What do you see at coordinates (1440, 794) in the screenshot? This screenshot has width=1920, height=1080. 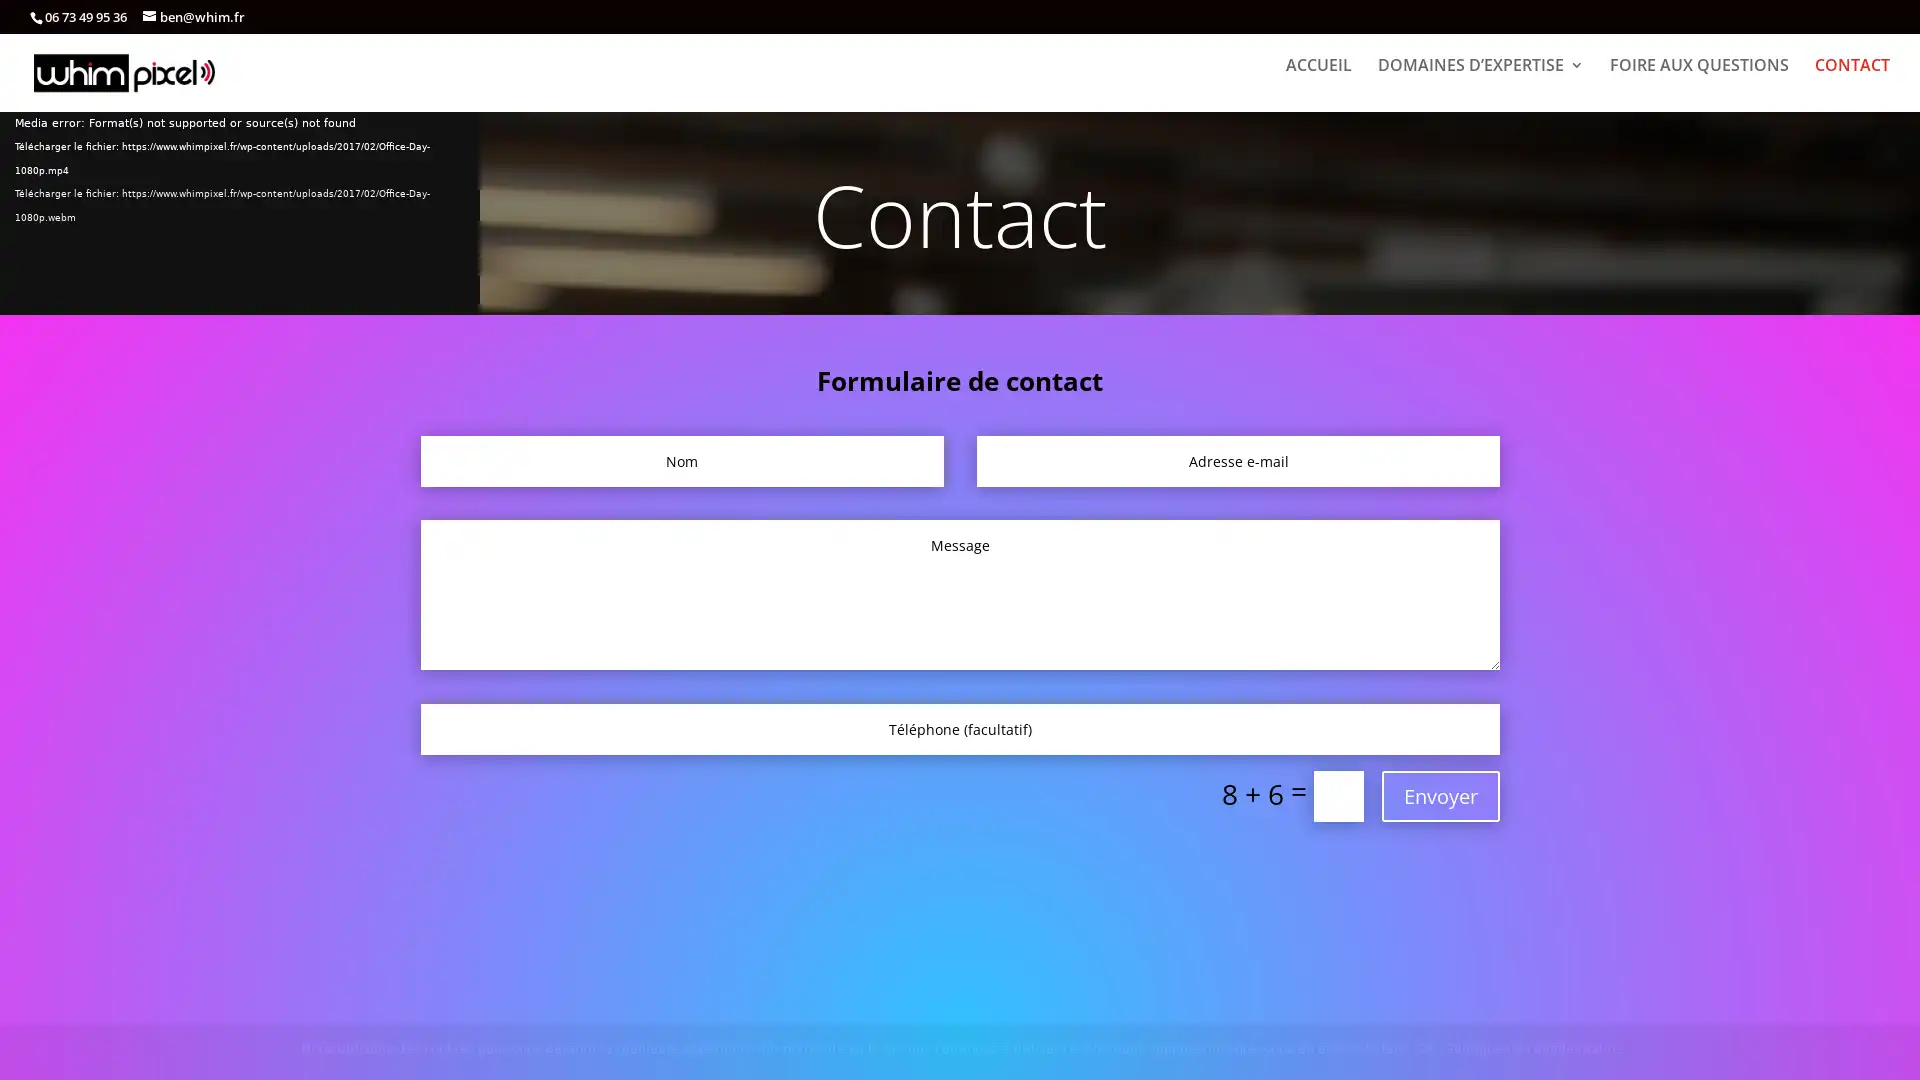 I see `Envoyer` at bounding box center [1440, 794].